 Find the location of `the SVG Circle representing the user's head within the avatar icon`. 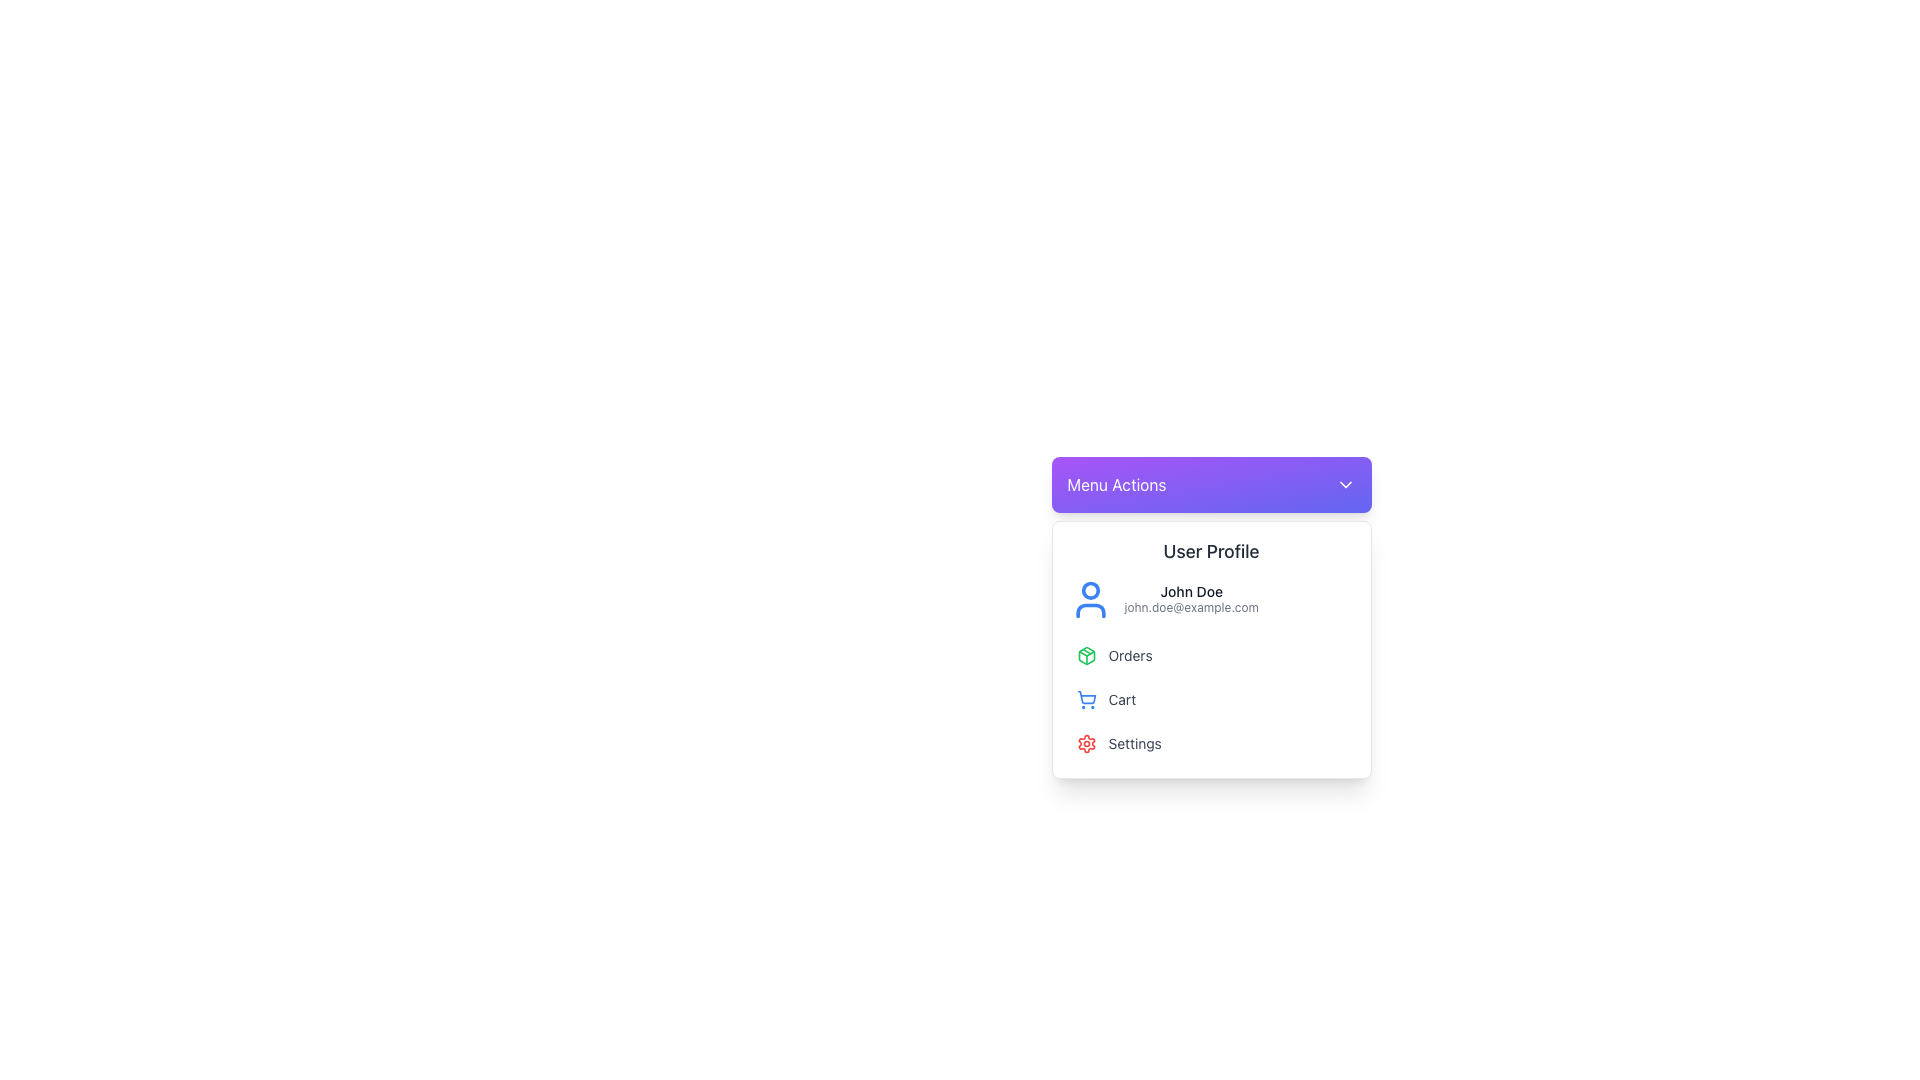

the SVG Circle representing the user's head within the avatar icon is located at coordinates (1089, 589).